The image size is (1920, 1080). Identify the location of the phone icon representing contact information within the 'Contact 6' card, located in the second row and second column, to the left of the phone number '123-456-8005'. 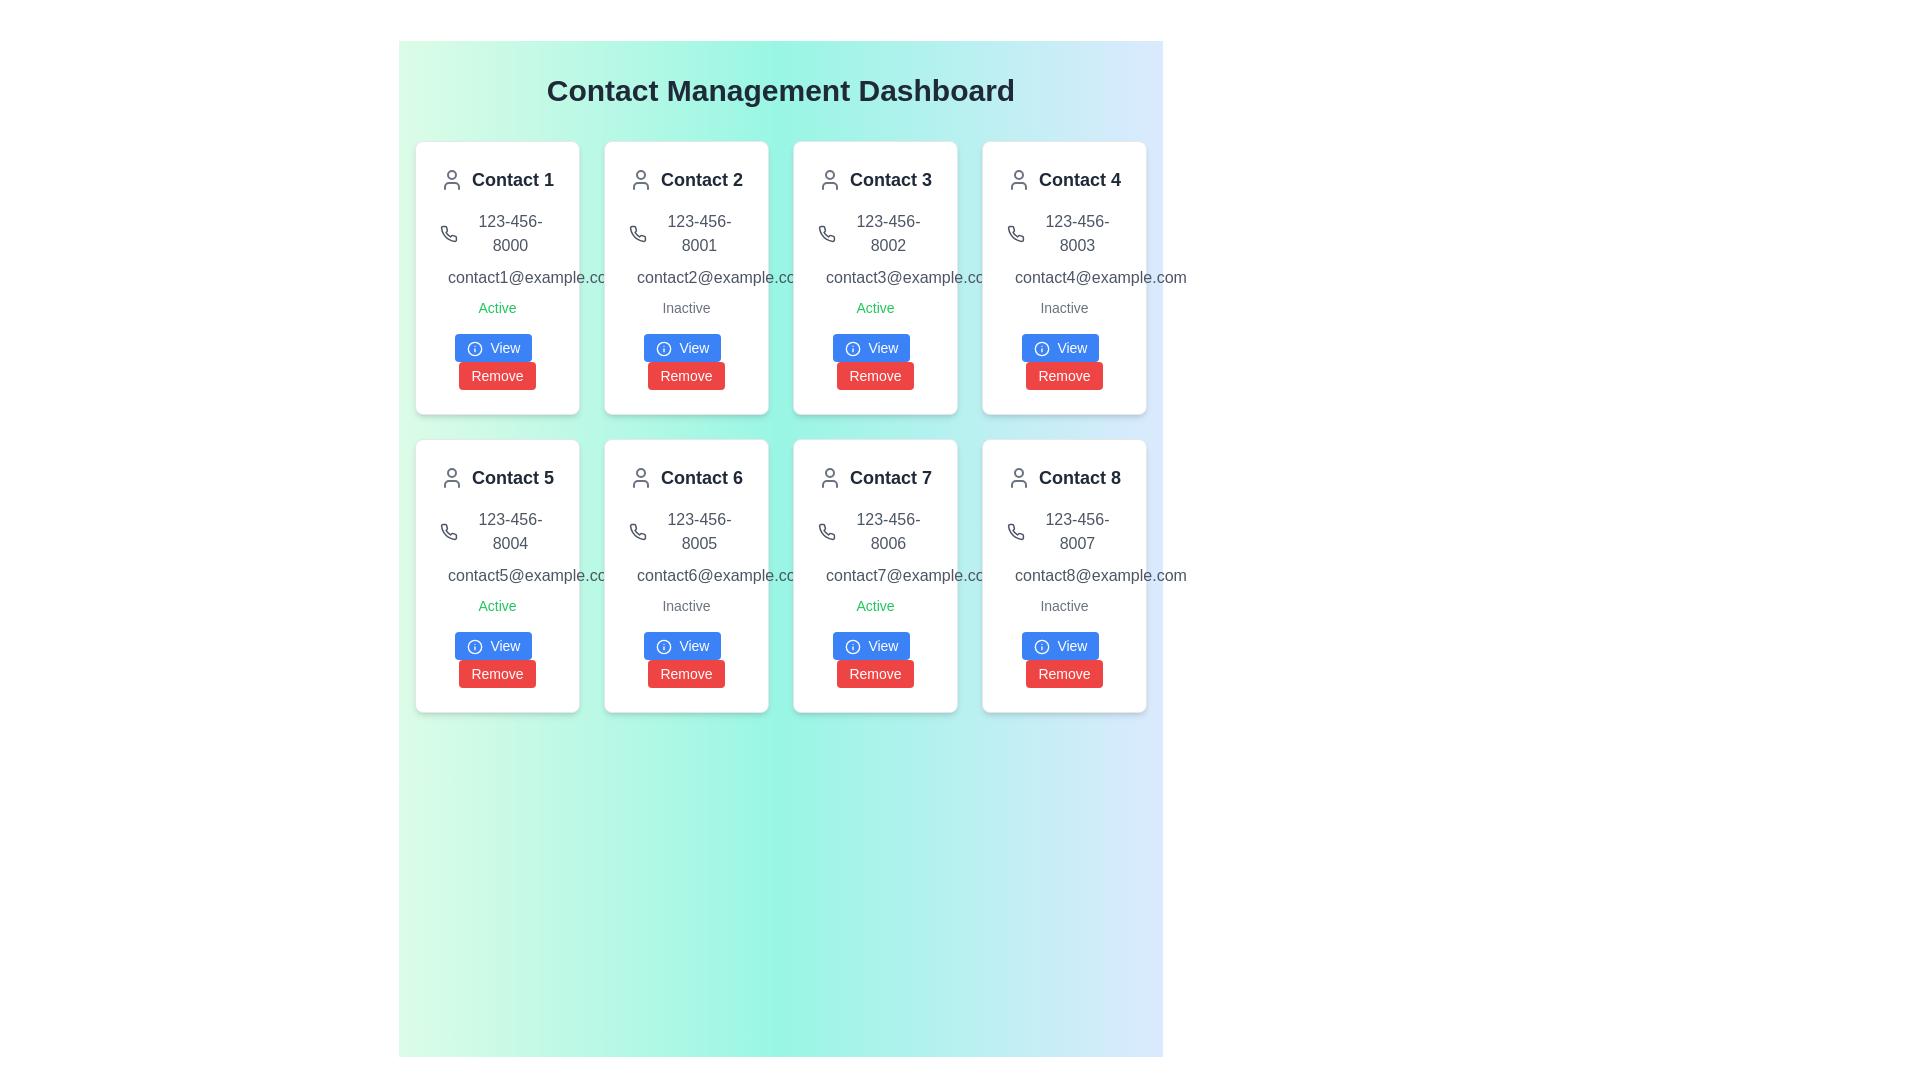
(637, 531).